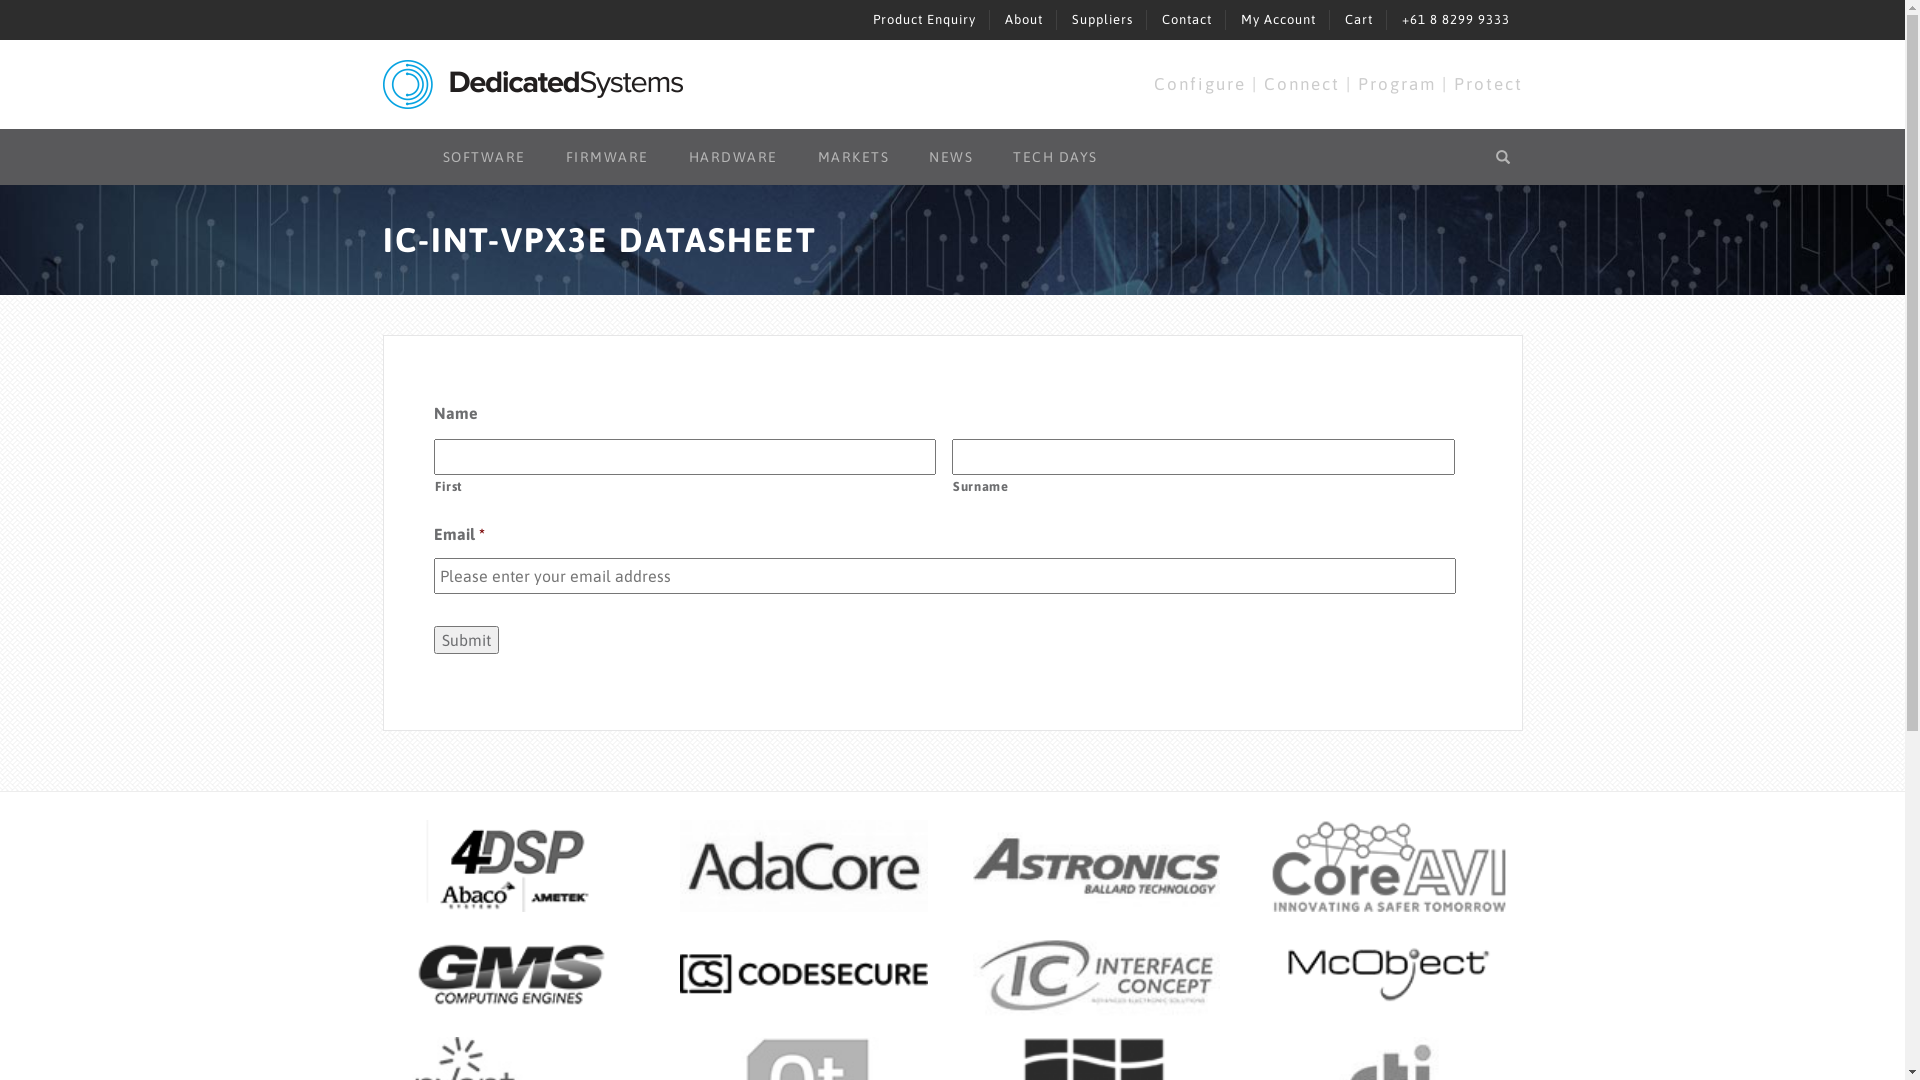  Describe the element at coordinates (382, 145) in the screenshot. I see `'<i class="fa fa-home"></i>'` at that location.